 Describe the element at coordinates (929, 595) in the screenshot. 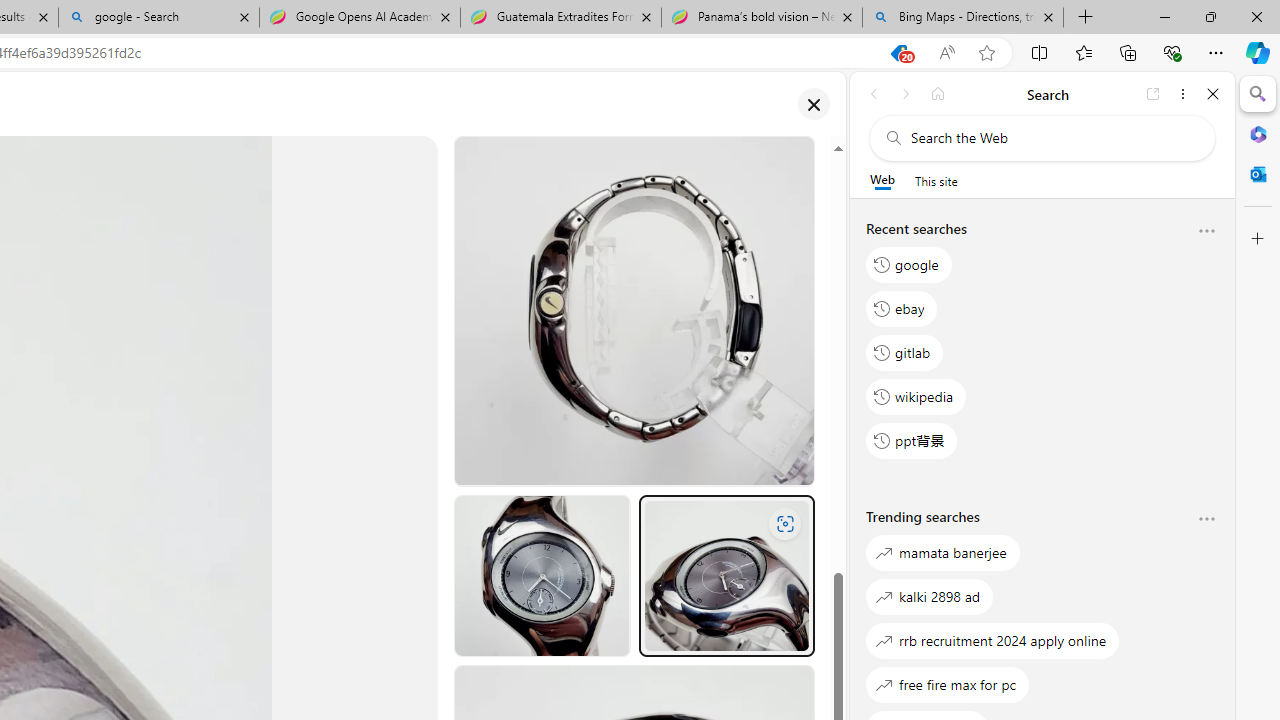

I see `'kalki 2898 ad'` at that location.